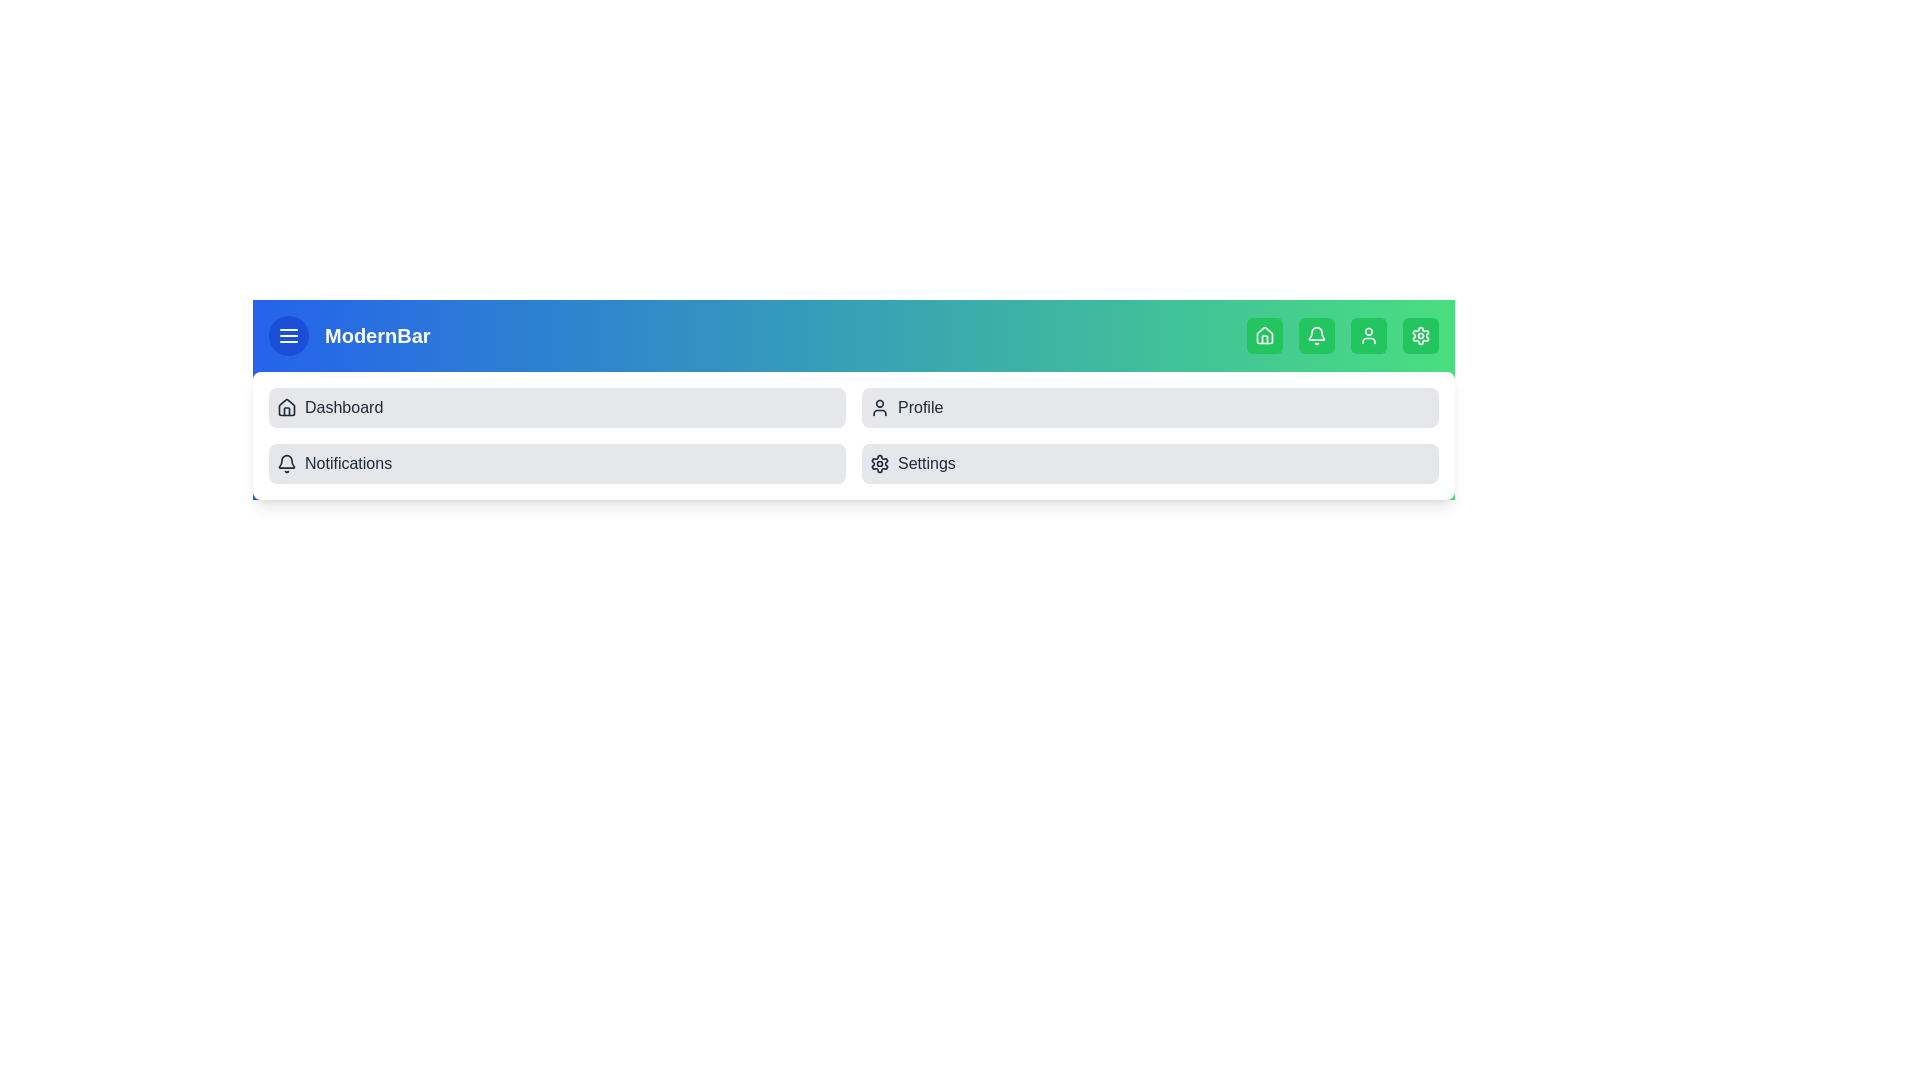  Describe the element at coordinates (1264, 334) in the screenshot. I see `the navigation icon Home at the top of the app bar` at that location.